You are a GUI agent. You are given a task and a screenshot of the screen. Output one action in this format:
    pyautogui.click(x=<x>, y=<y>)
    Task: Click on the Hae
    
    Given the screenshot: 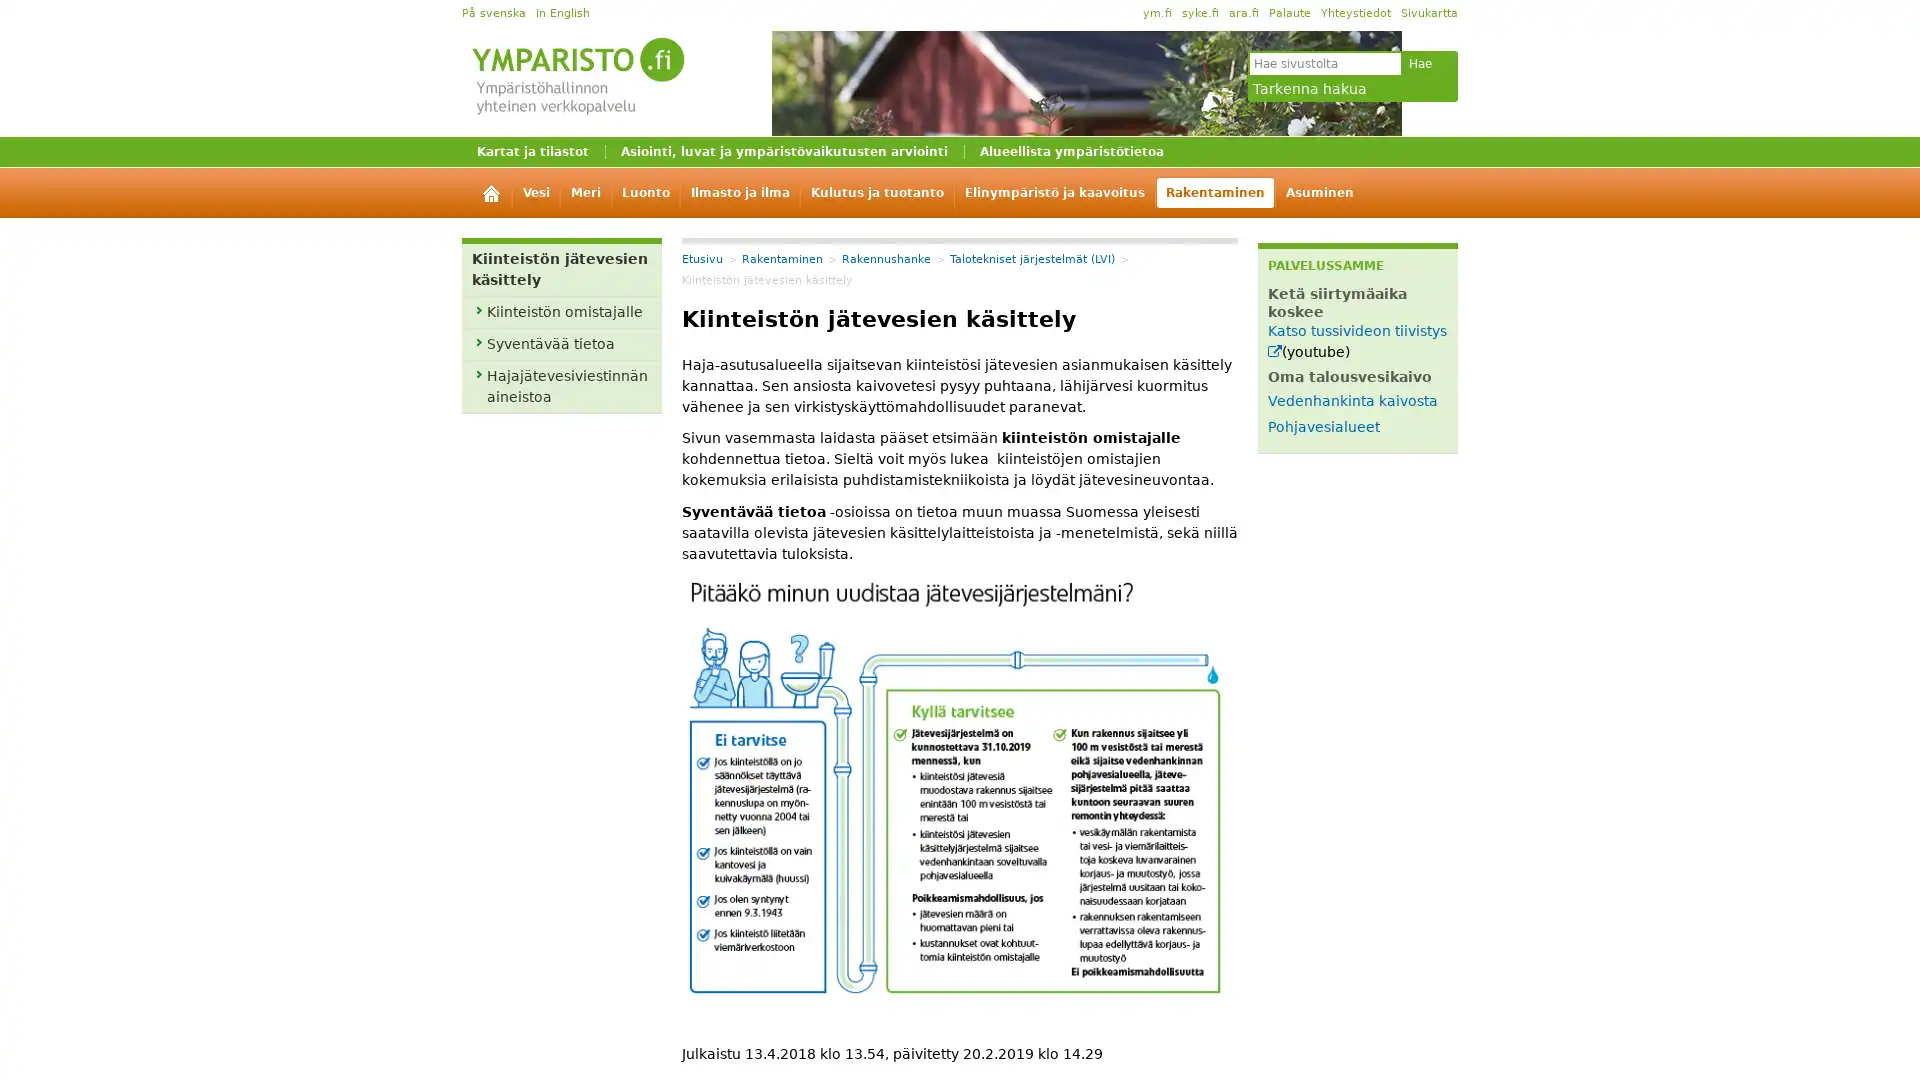 What is the action you would take?
    pyautogui.click(x=1419, y=63)
    